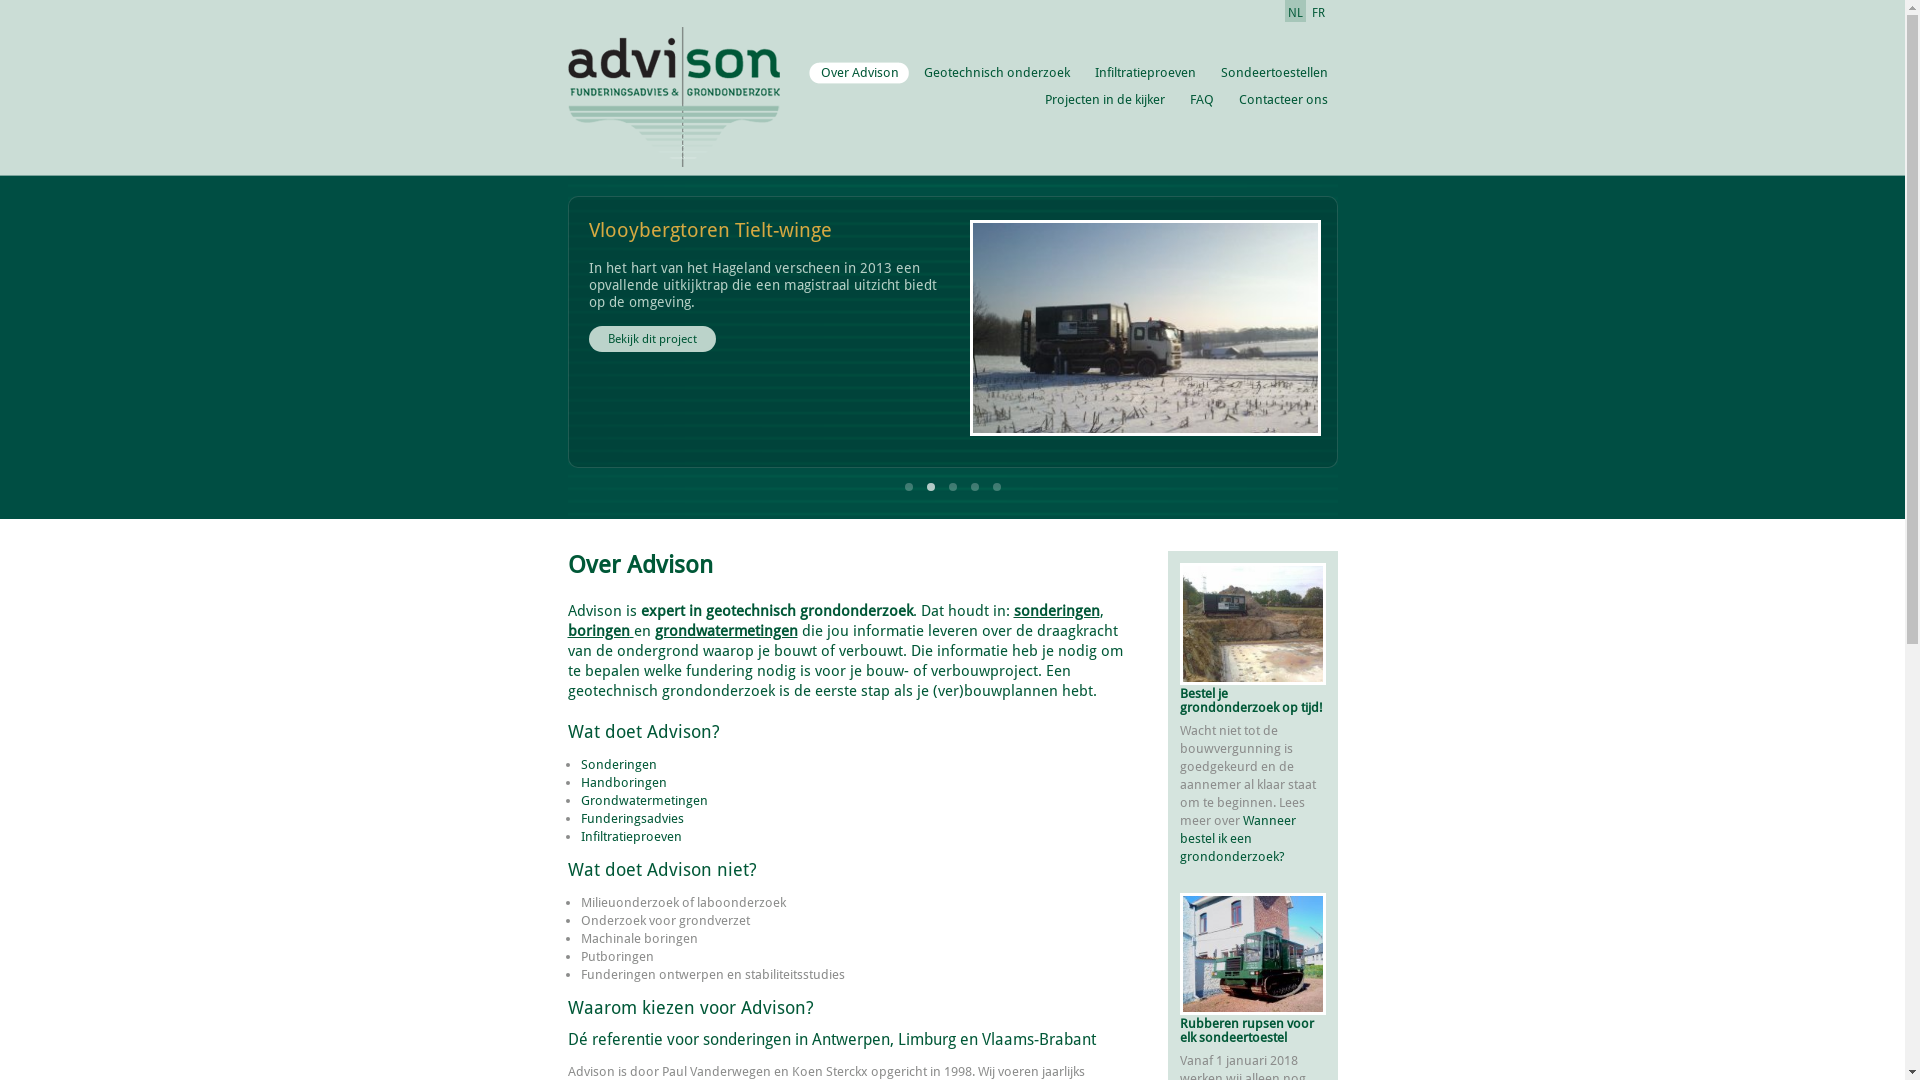 The width and height of the screenshot is (1920, 1080). Describe the element at coordinates (1200, 100) in the screenshot. I see `'FAQ'` at that location.